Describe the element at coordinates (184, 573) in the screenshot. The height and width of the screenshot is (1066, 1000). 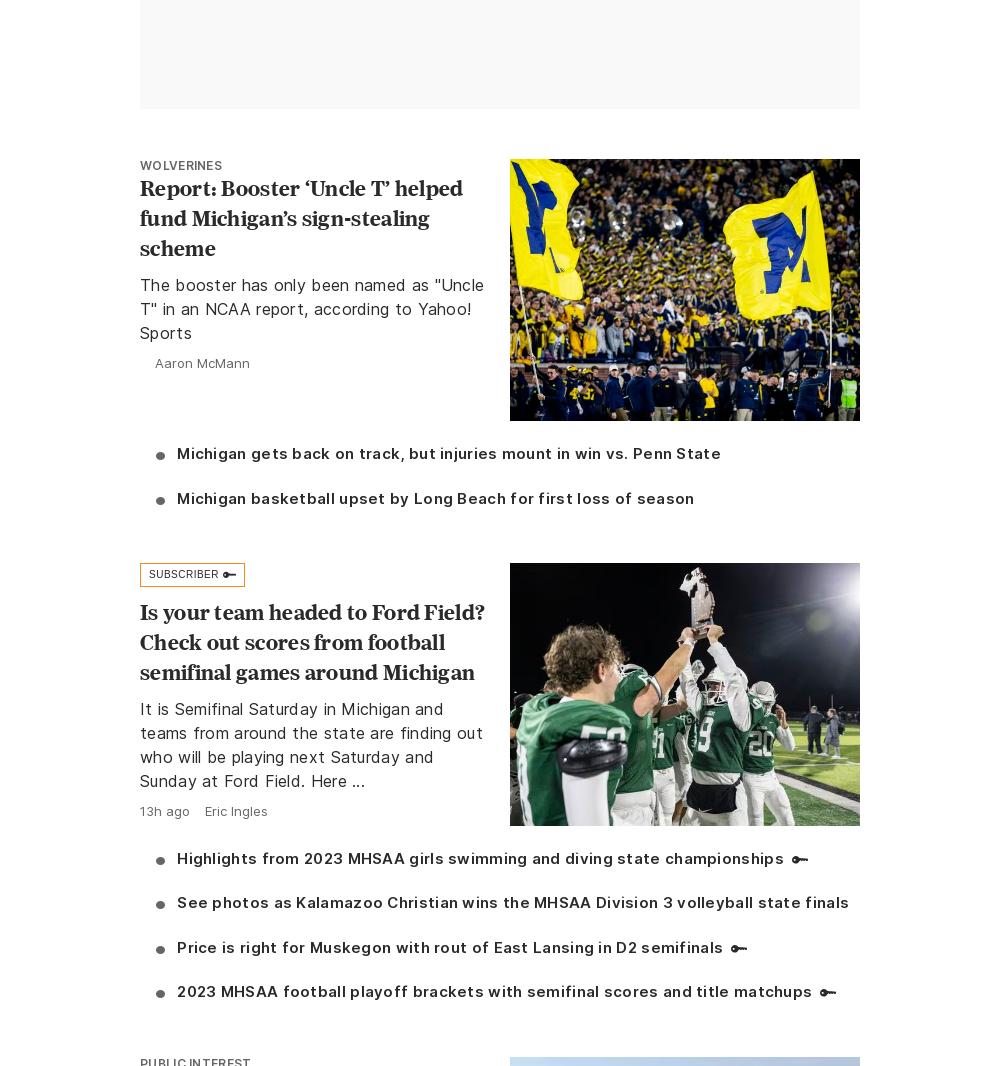
I see `'Subscriber'` at that location.